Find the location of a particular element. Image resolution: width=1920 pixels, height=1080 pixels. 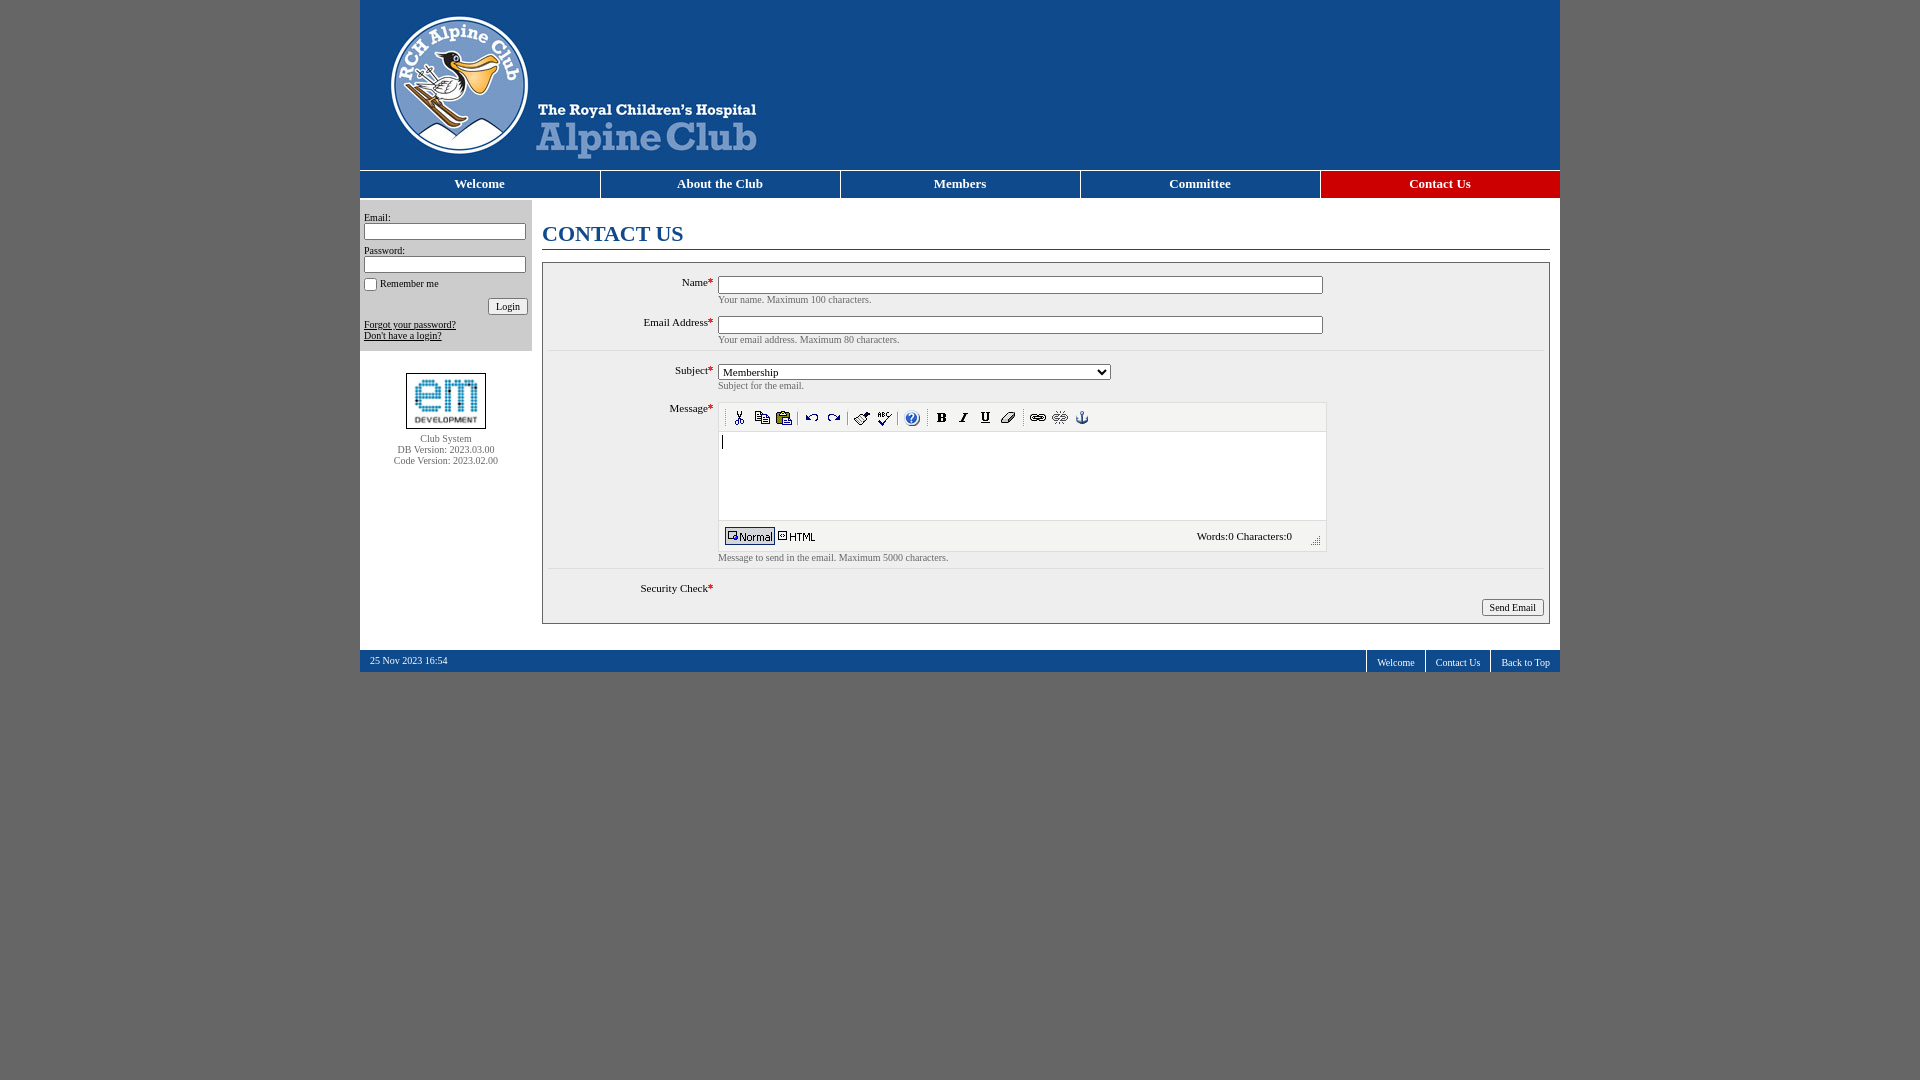

'Help' is located at coordinates (901, 416).